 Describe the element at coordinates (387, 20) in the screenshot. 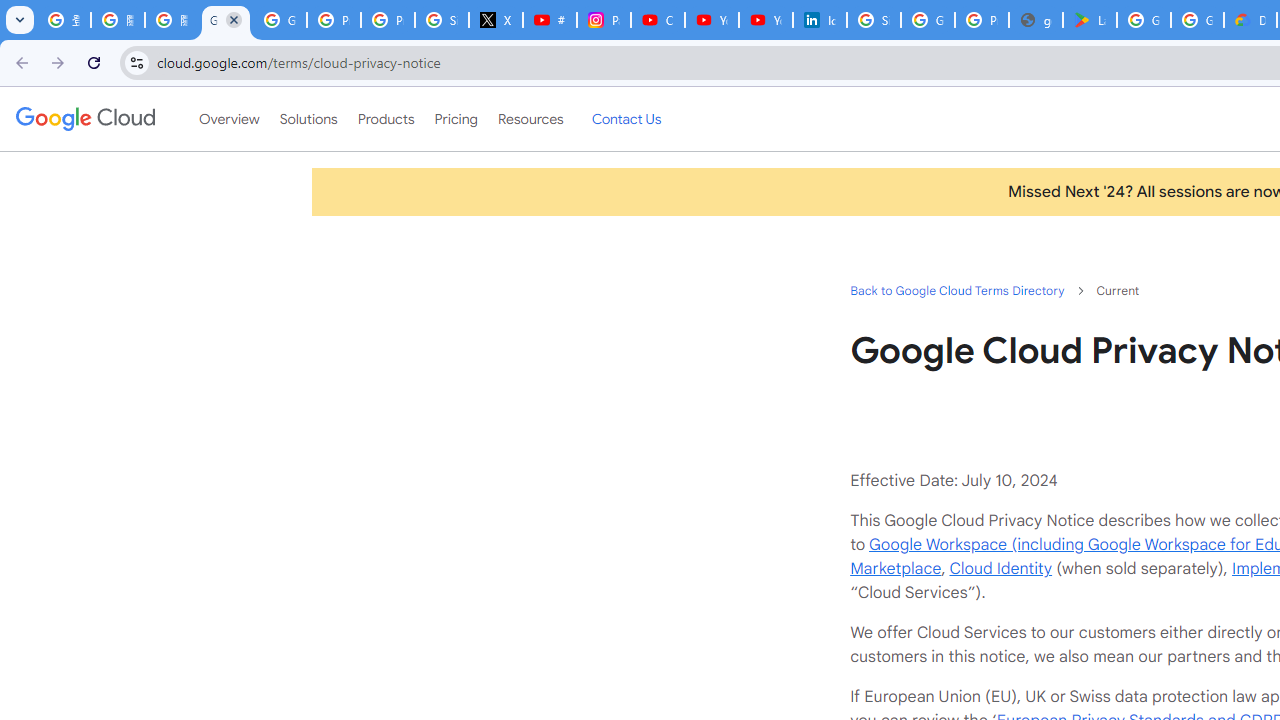

I see `'Privacy Help Center - Policies Help'` at that location.